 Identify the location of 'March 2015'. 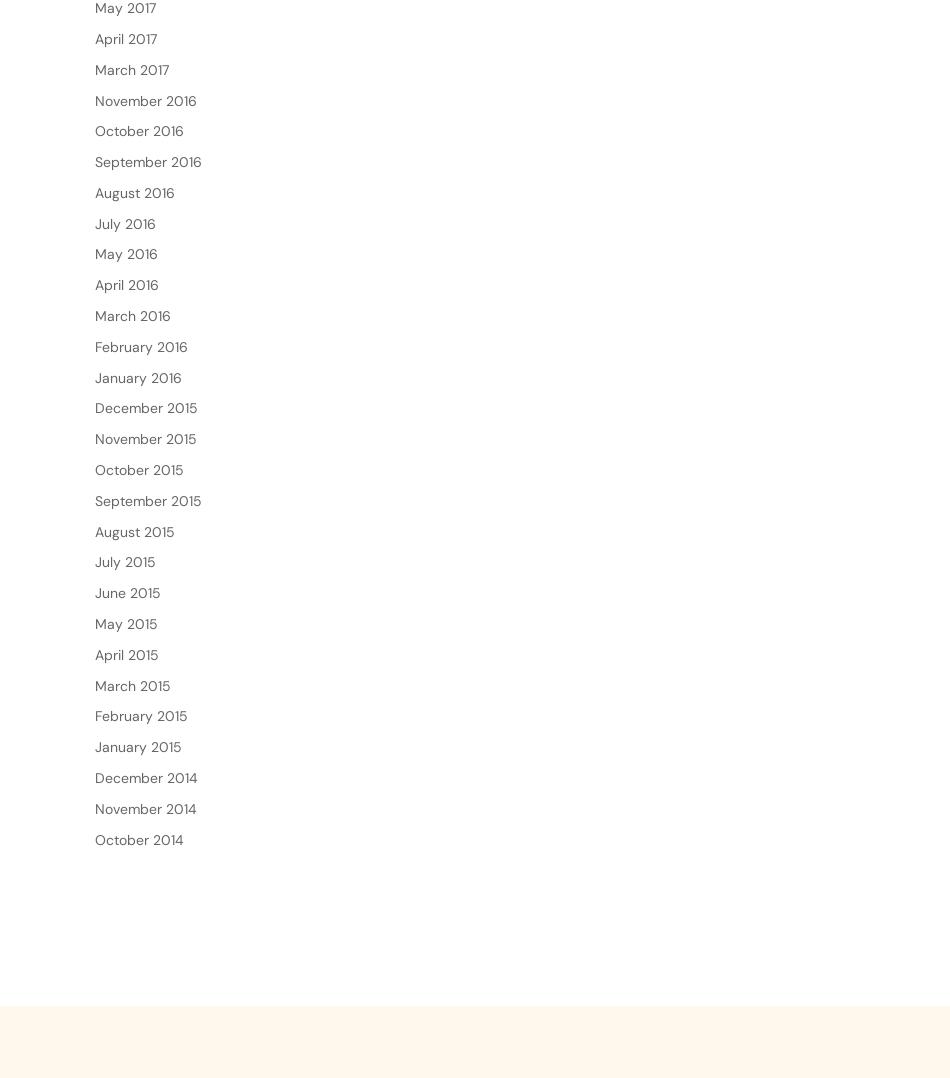
(95, 748).